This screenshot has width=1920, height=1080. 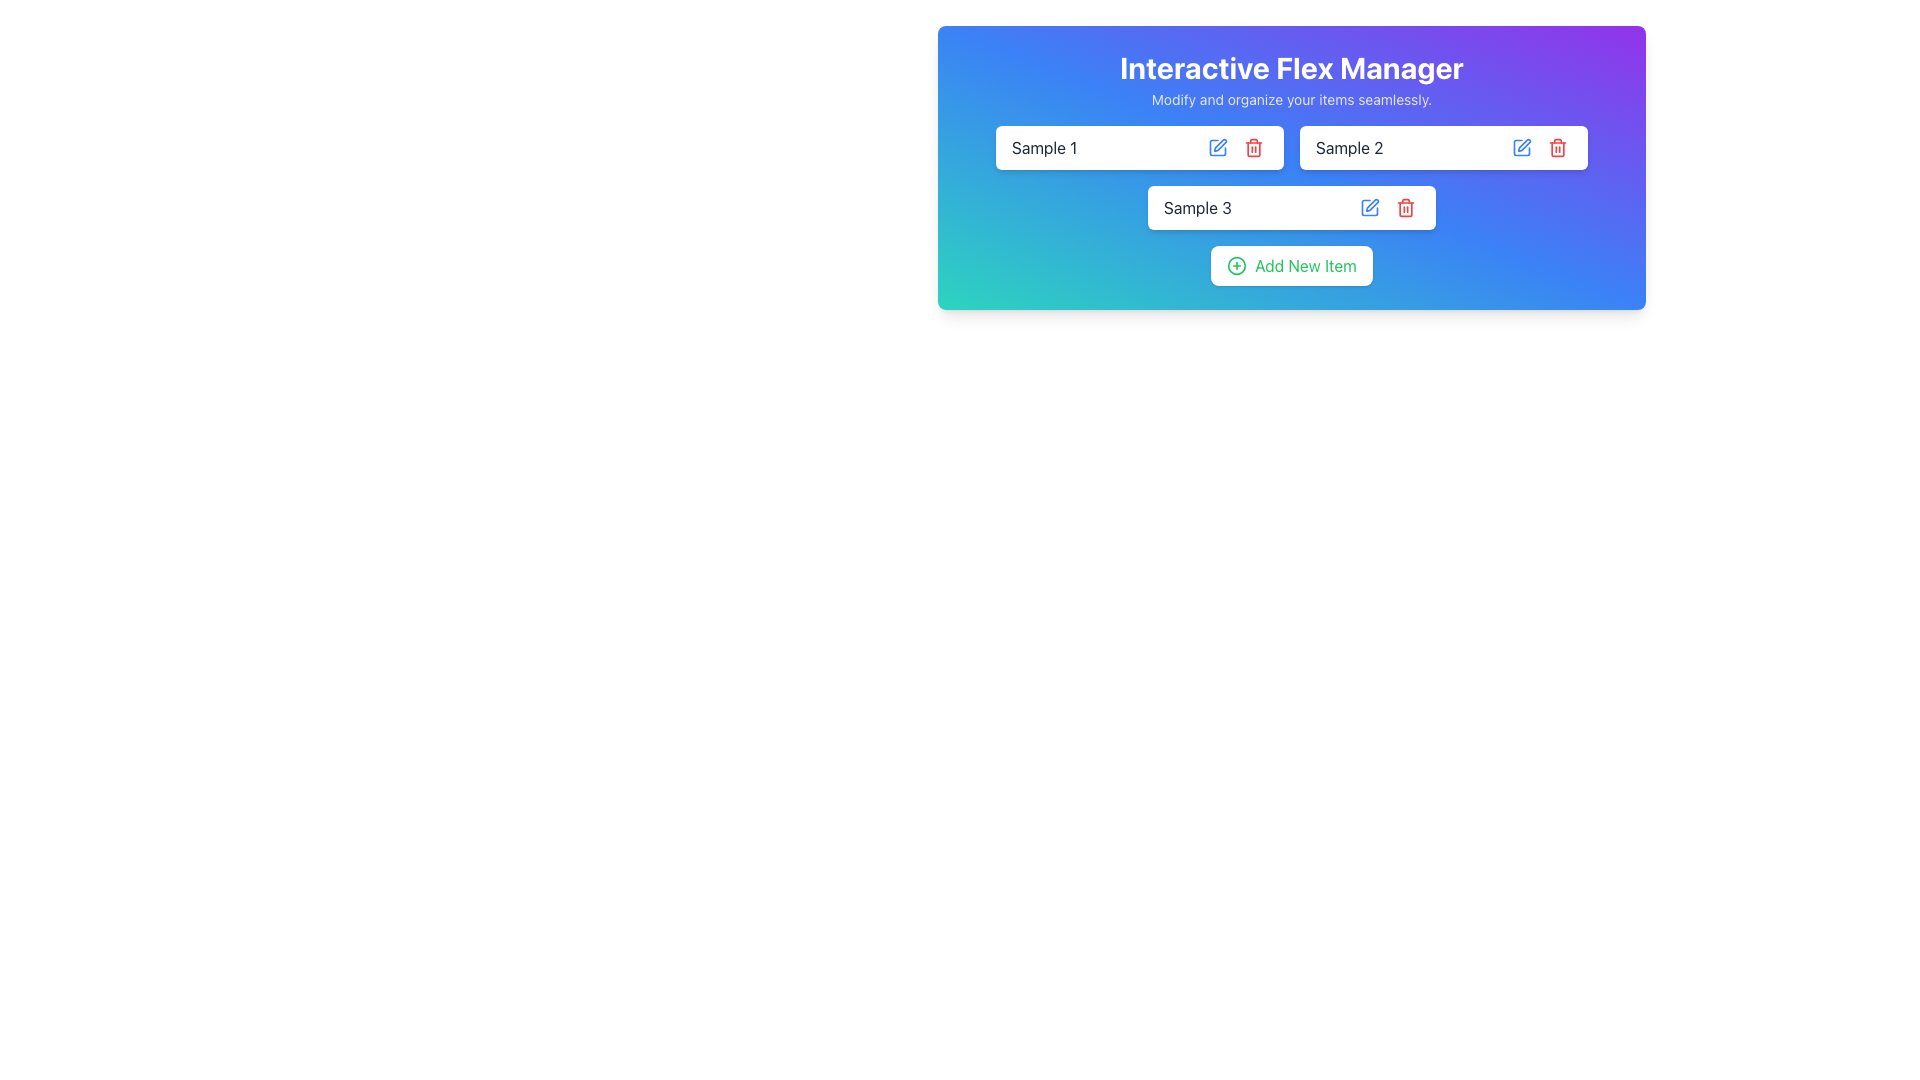 I want to click on the trash can icon button, which is red and indicates a delete action, located to the right of the input field labeled 'Sample 2', so click(x=1557, y=146).